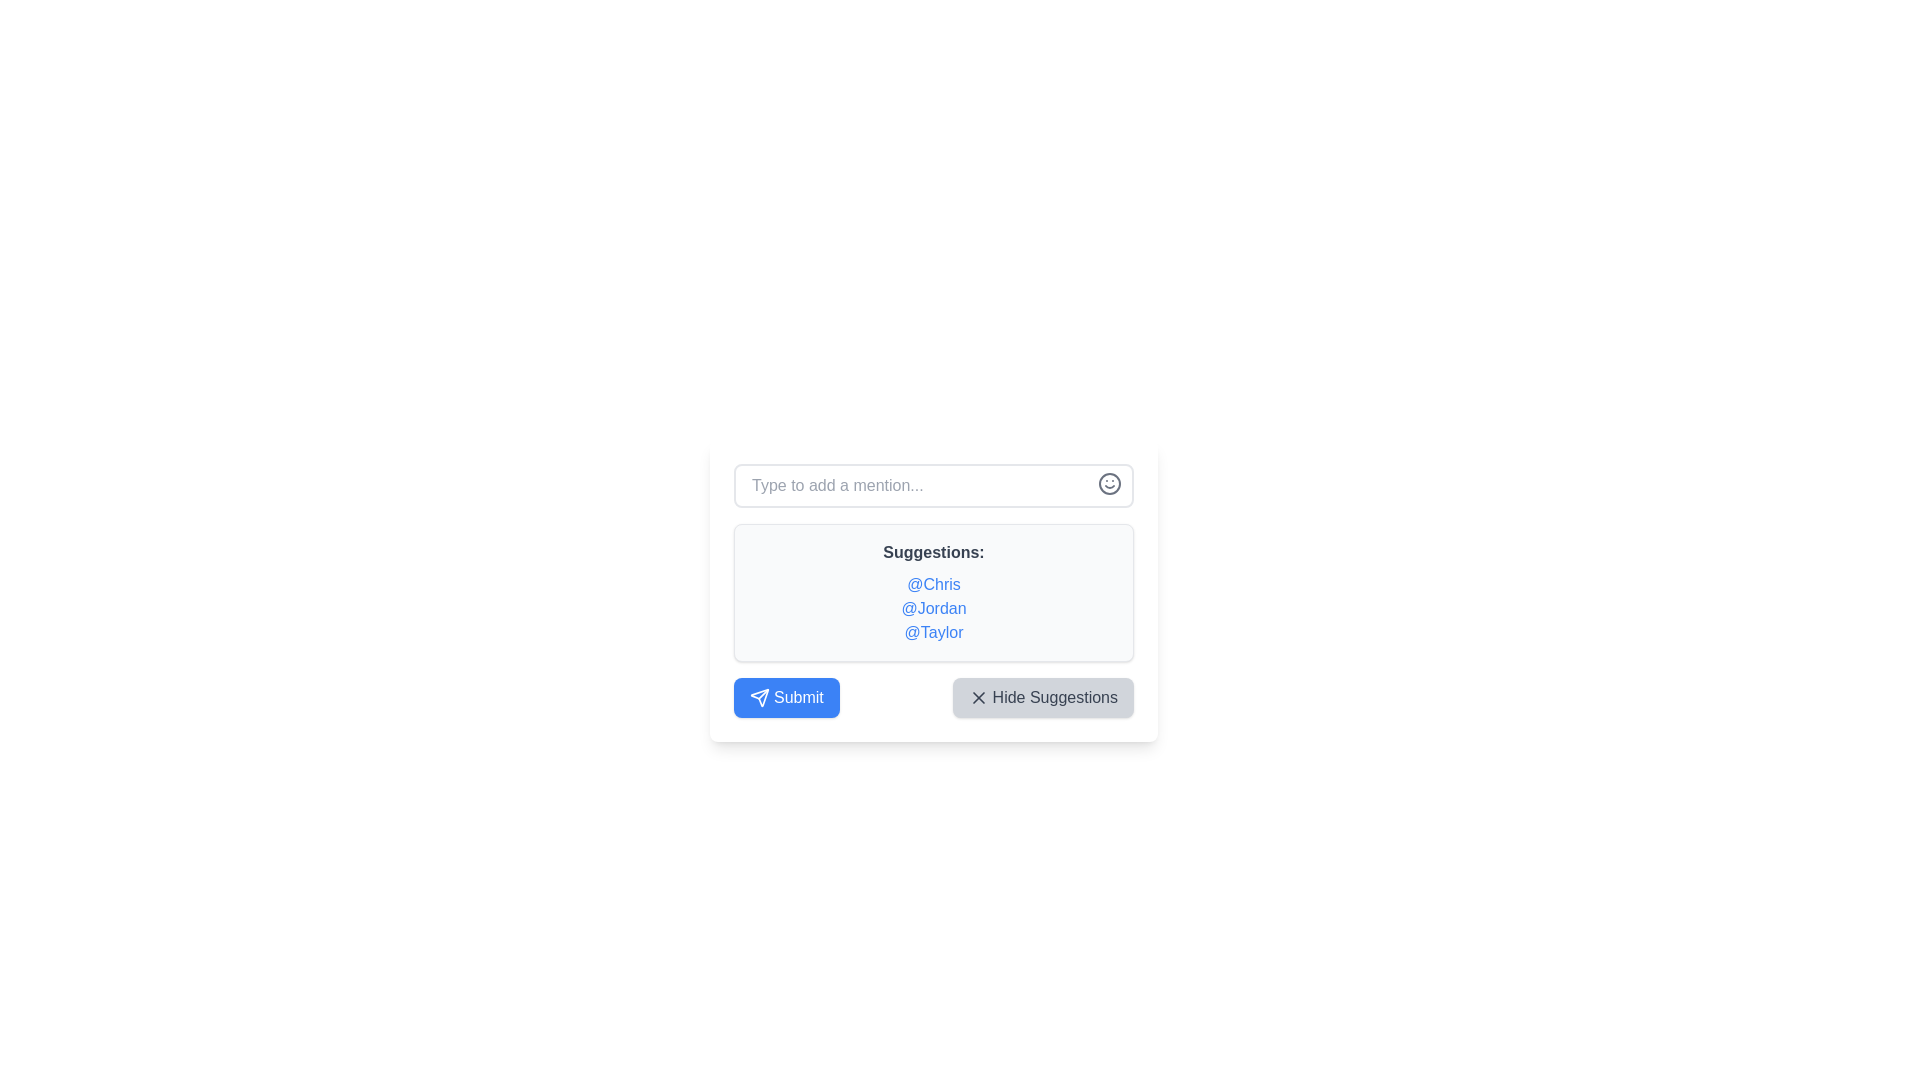 This screenshot has width=1920, height=1080. What do you see at coordinates (758, 697) in the screenshot?
I see `the SVG graphic icon inside the 'Submit' button, which visually enhances the button with a paper plane icon` at bounding box center [758, 697].